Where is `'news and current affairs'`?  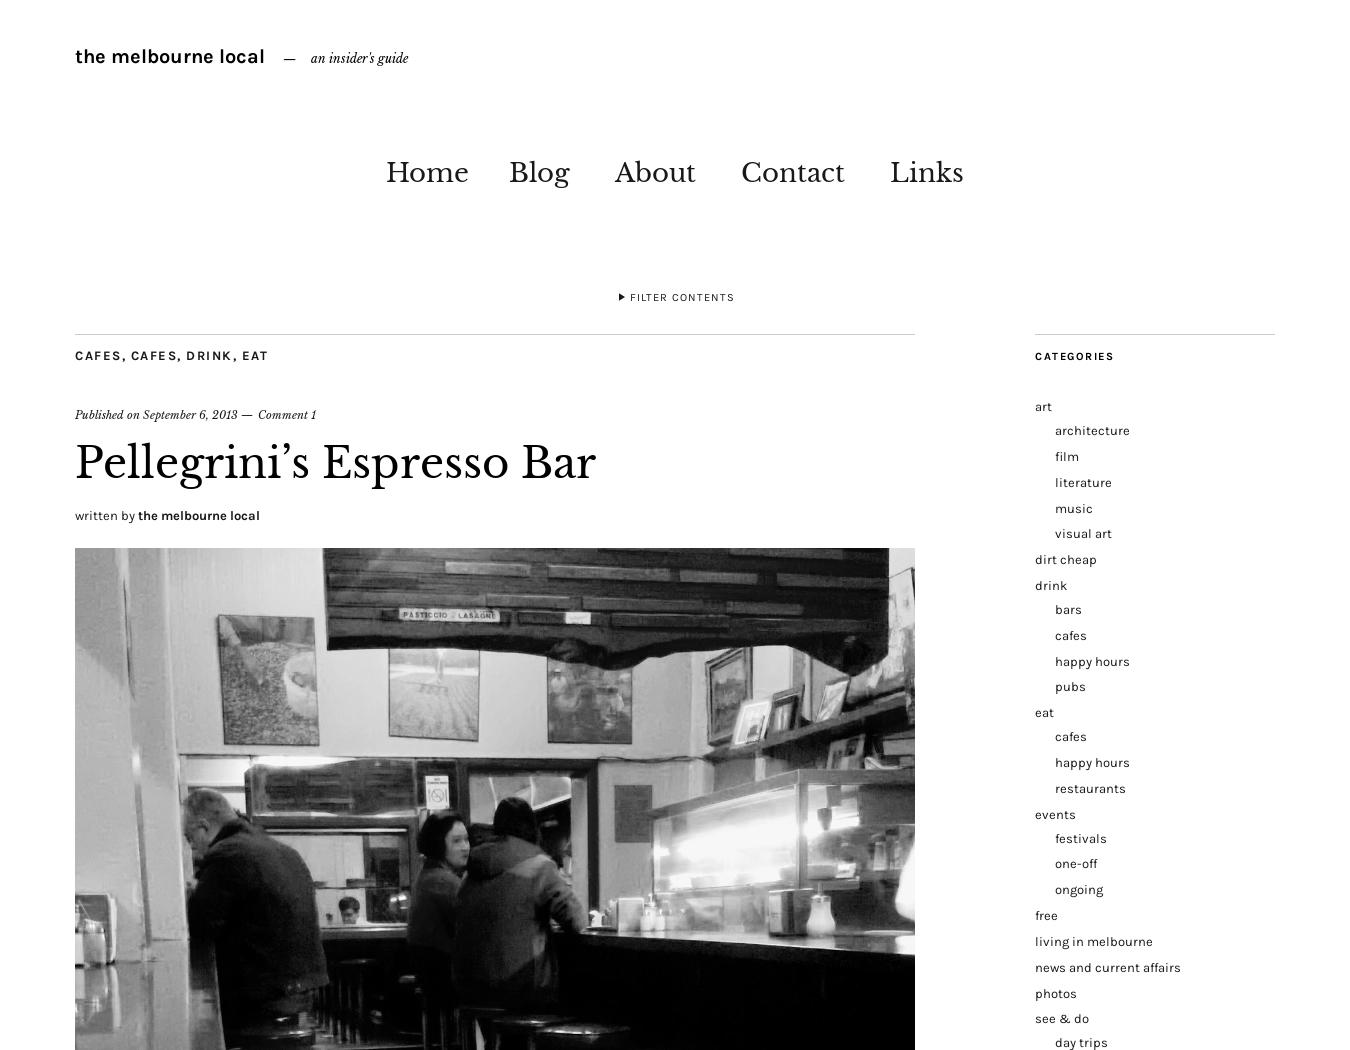 'news and current affairs' is located at coordinates (1107, 965).